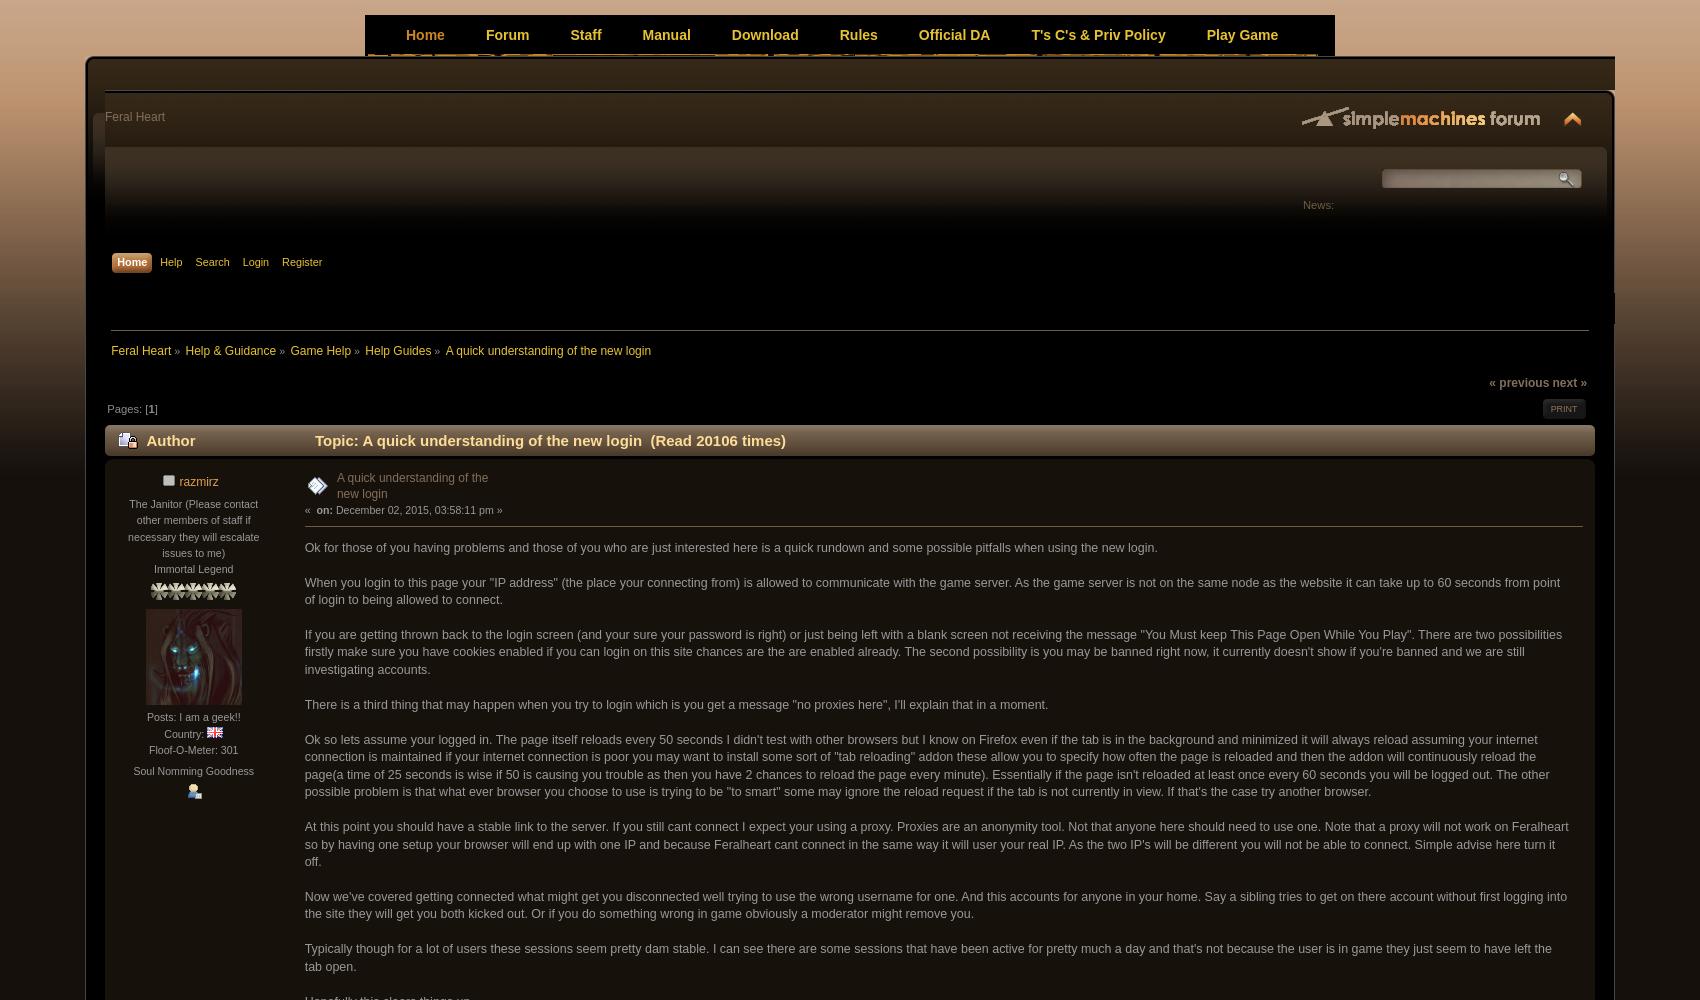  Describe the element at coordinates (1303, 204) in the screenshot. I see `'News:'` at that location.